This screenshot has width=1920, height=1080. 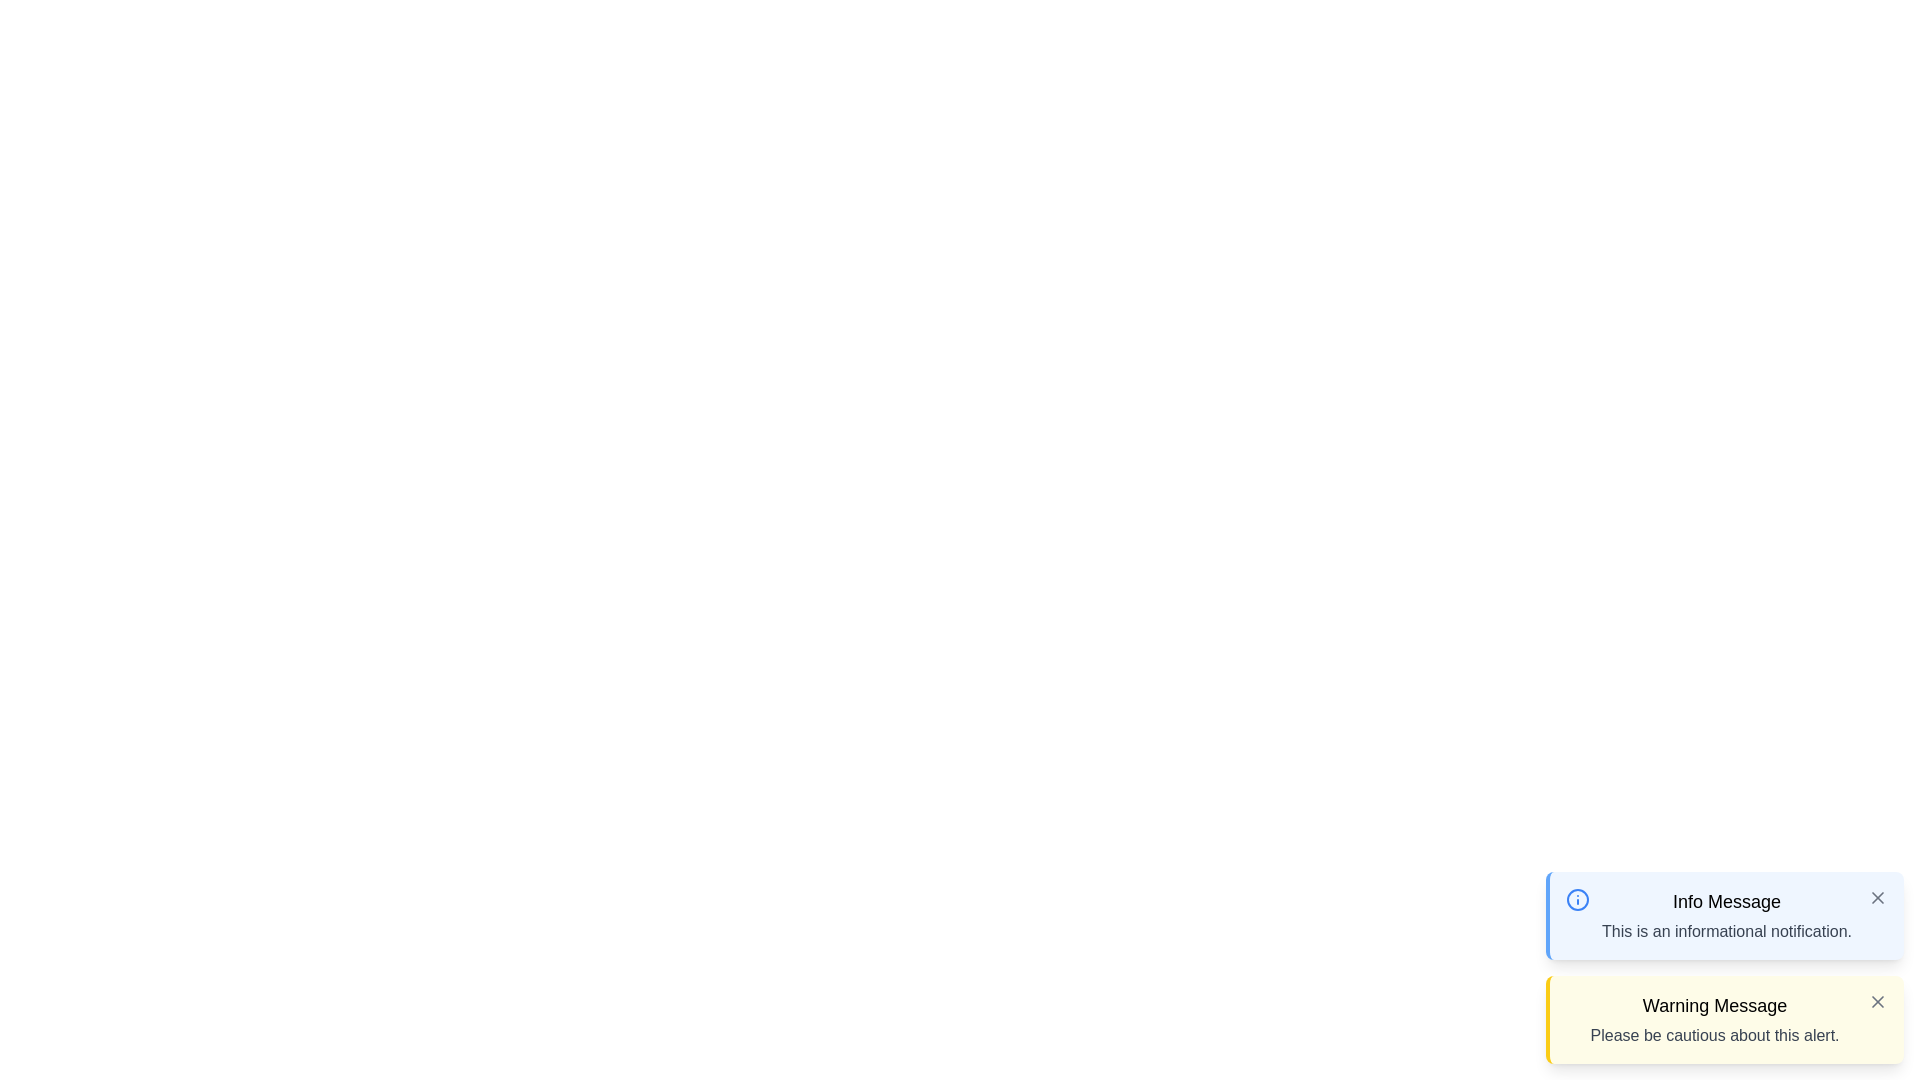 I want to click on the close button icon represented by an 'X' symbol located at the far-right side of the notification box to observe the color change indicating interactivity, so click(x=1876, y=897).